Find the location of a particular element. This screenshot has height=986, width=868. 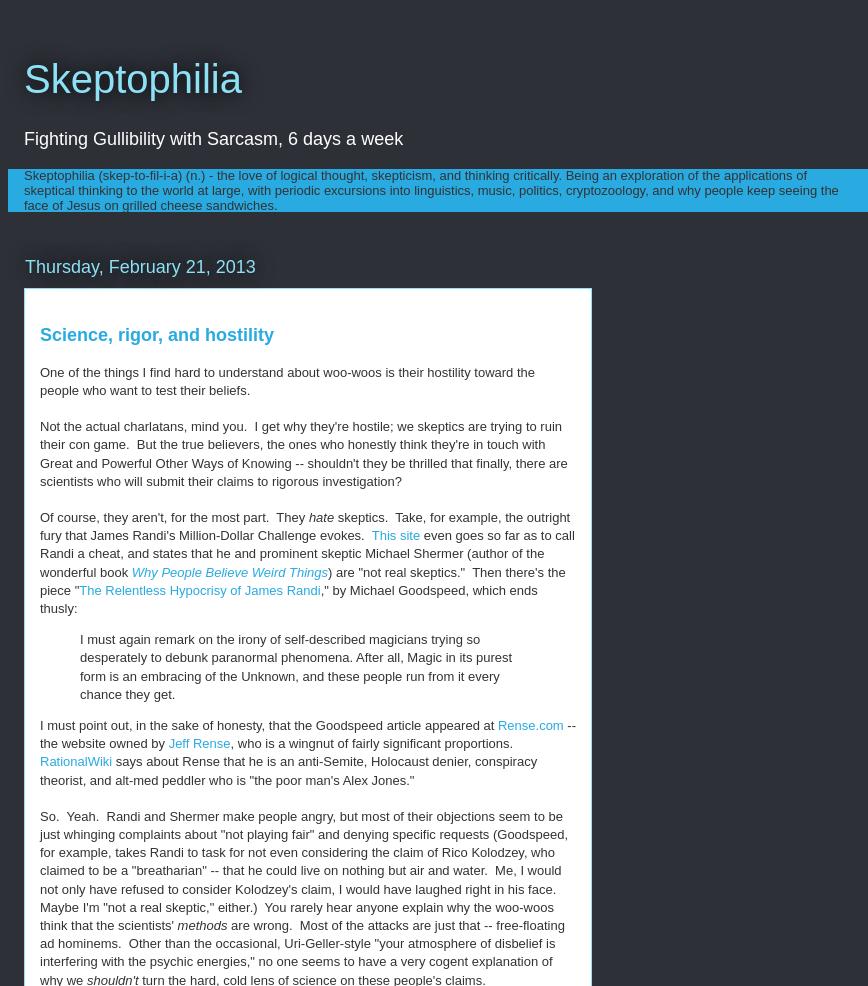

'-- the website owned by' is located at coordinates (307, 732).